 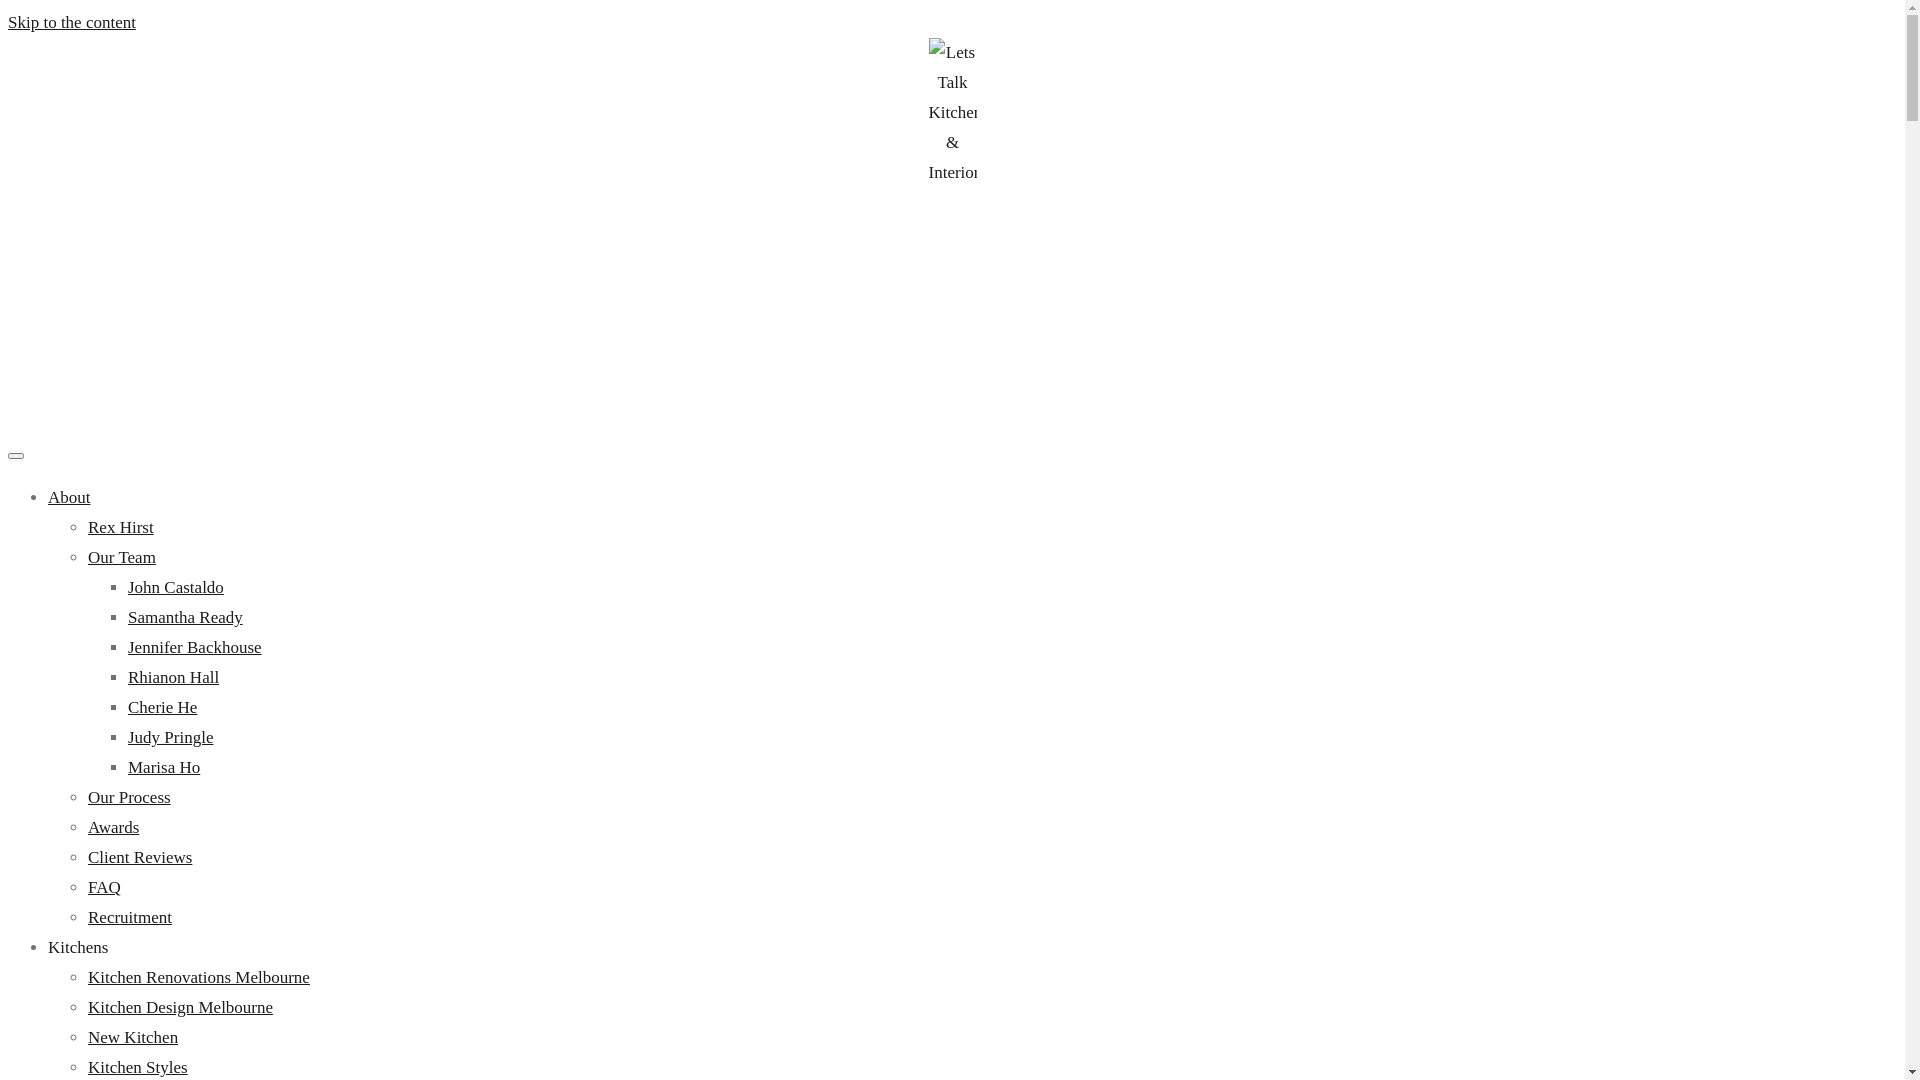 I want to click on 'New Kitchen', so click(x=132, y=1036).